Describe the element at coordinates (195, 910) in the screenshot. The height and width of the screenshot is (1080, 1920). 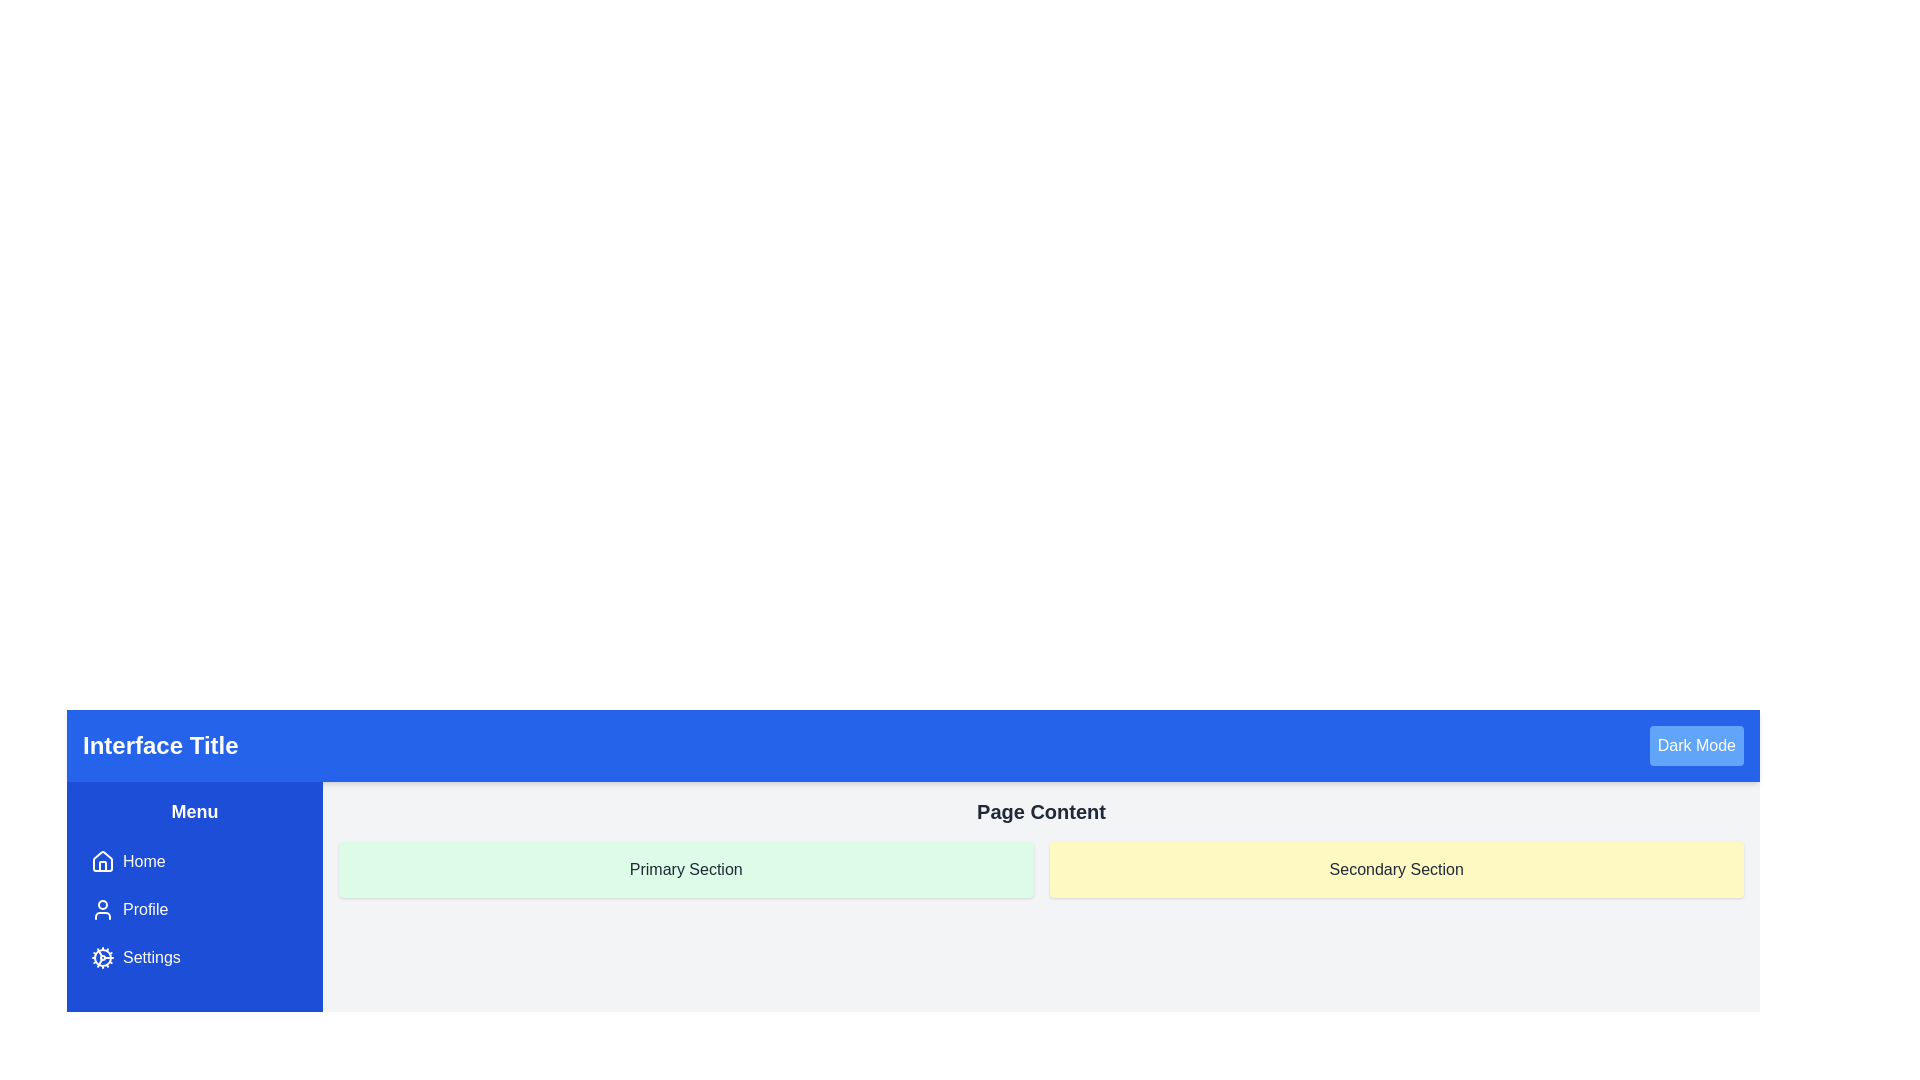
I see `the clickable navigation link labeled 'Profile' in the left-aligned sidebar 'Menu'` at that location.